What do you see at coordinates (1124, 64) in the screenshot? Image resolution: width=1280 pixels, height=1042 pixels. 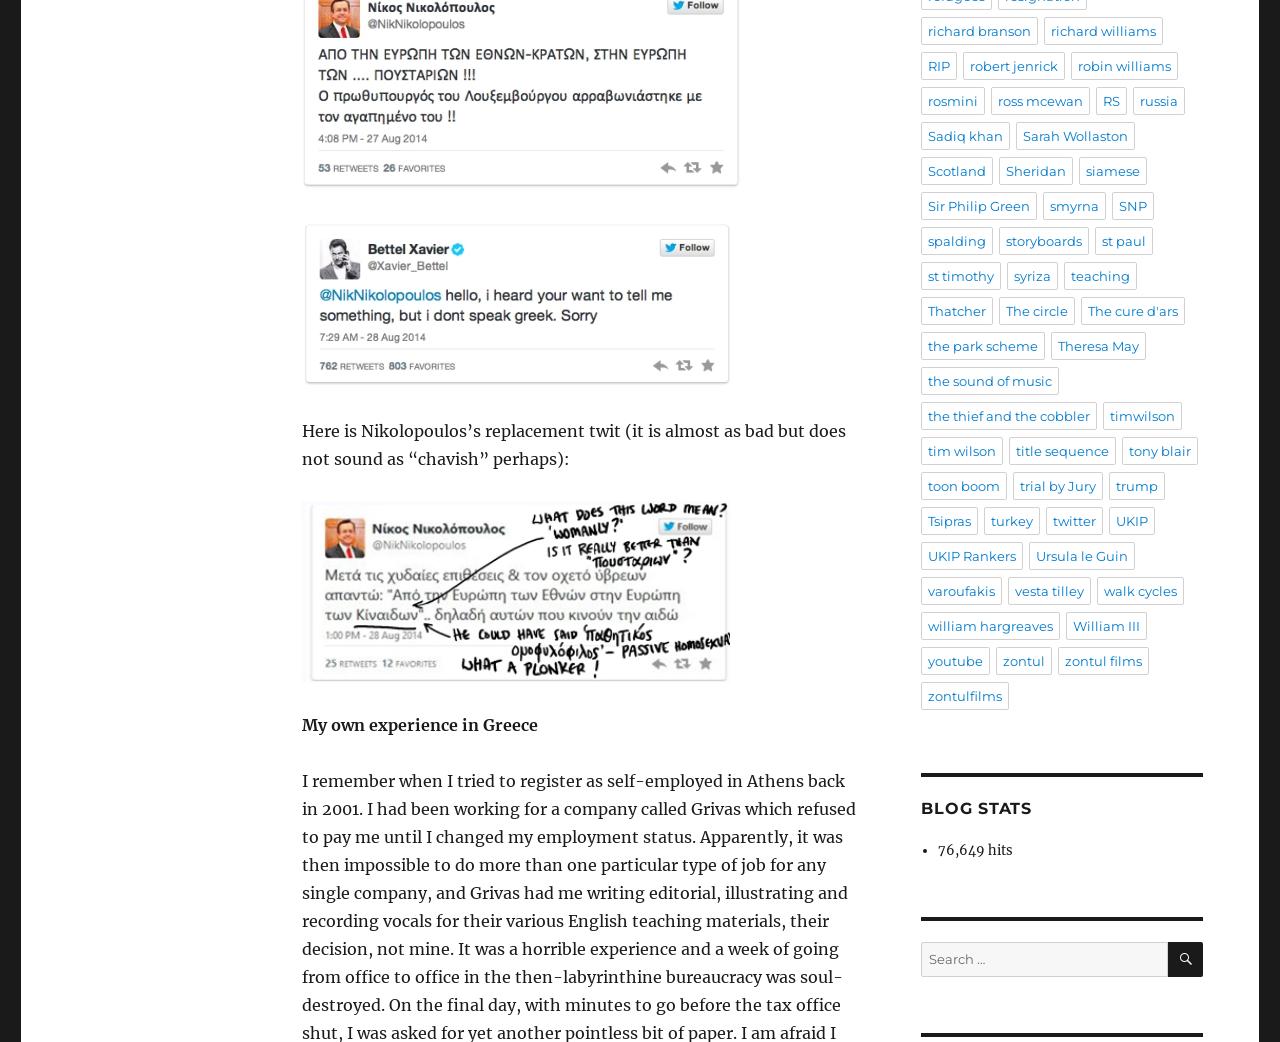 I see `'robin williams'` at bounding box center [1124, 64].